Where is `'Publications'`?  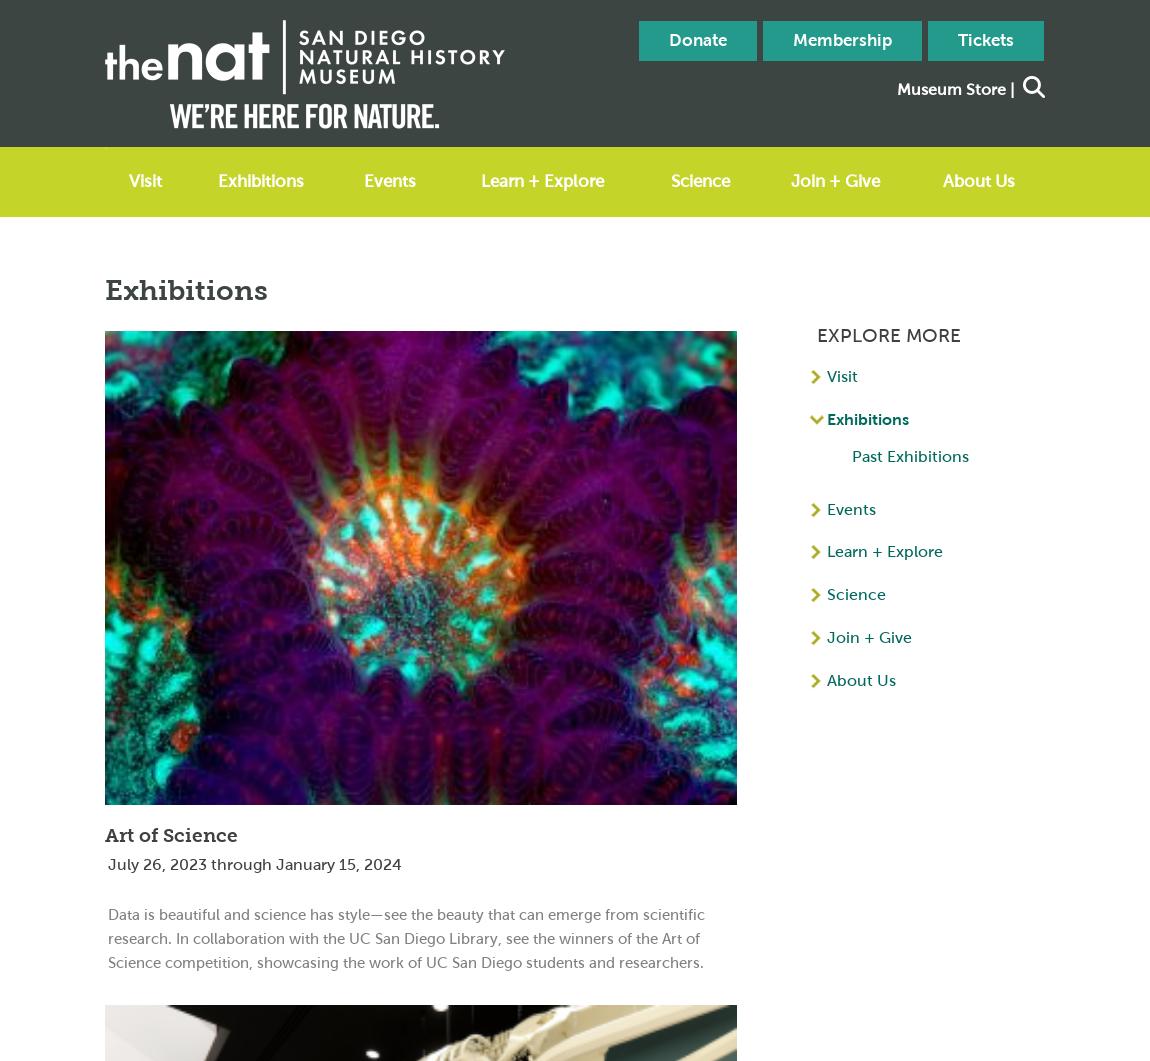
'Publications' is located at coordinates (700, 319).